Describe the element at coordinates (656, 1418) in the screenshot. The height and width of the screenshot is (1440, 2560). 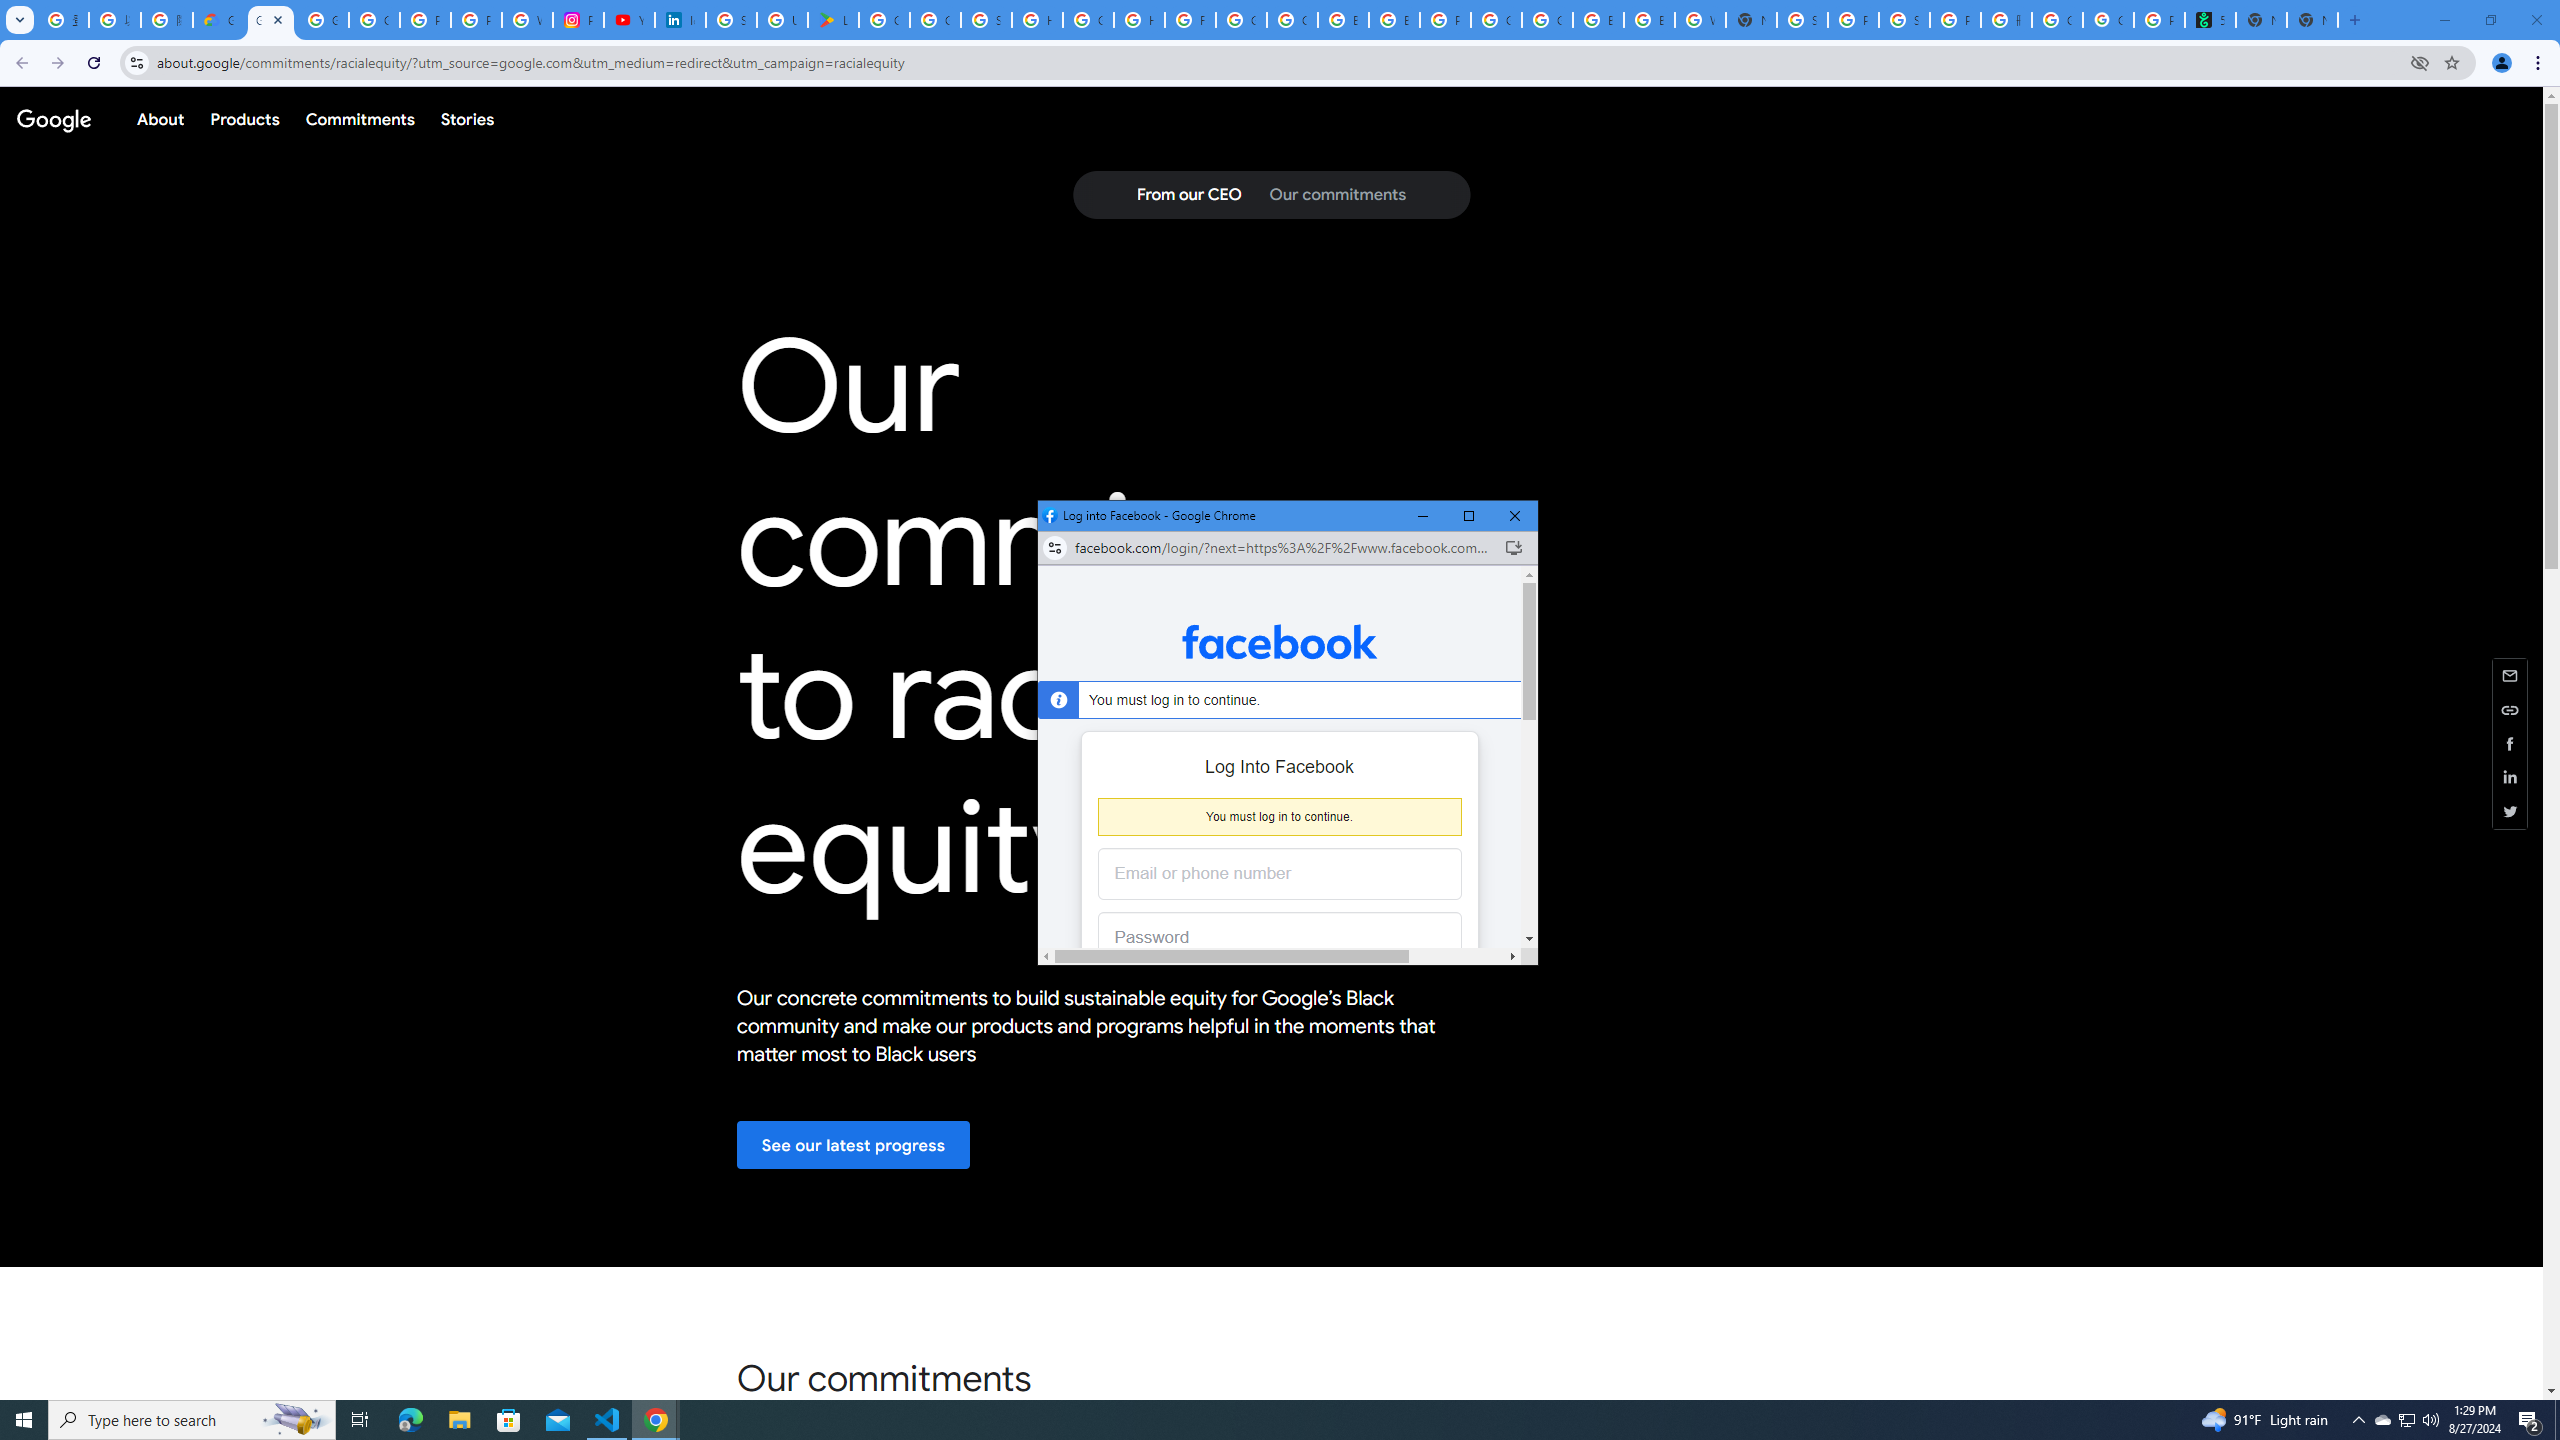
I see `'Google Chrome - 3 running windows'` at that location.